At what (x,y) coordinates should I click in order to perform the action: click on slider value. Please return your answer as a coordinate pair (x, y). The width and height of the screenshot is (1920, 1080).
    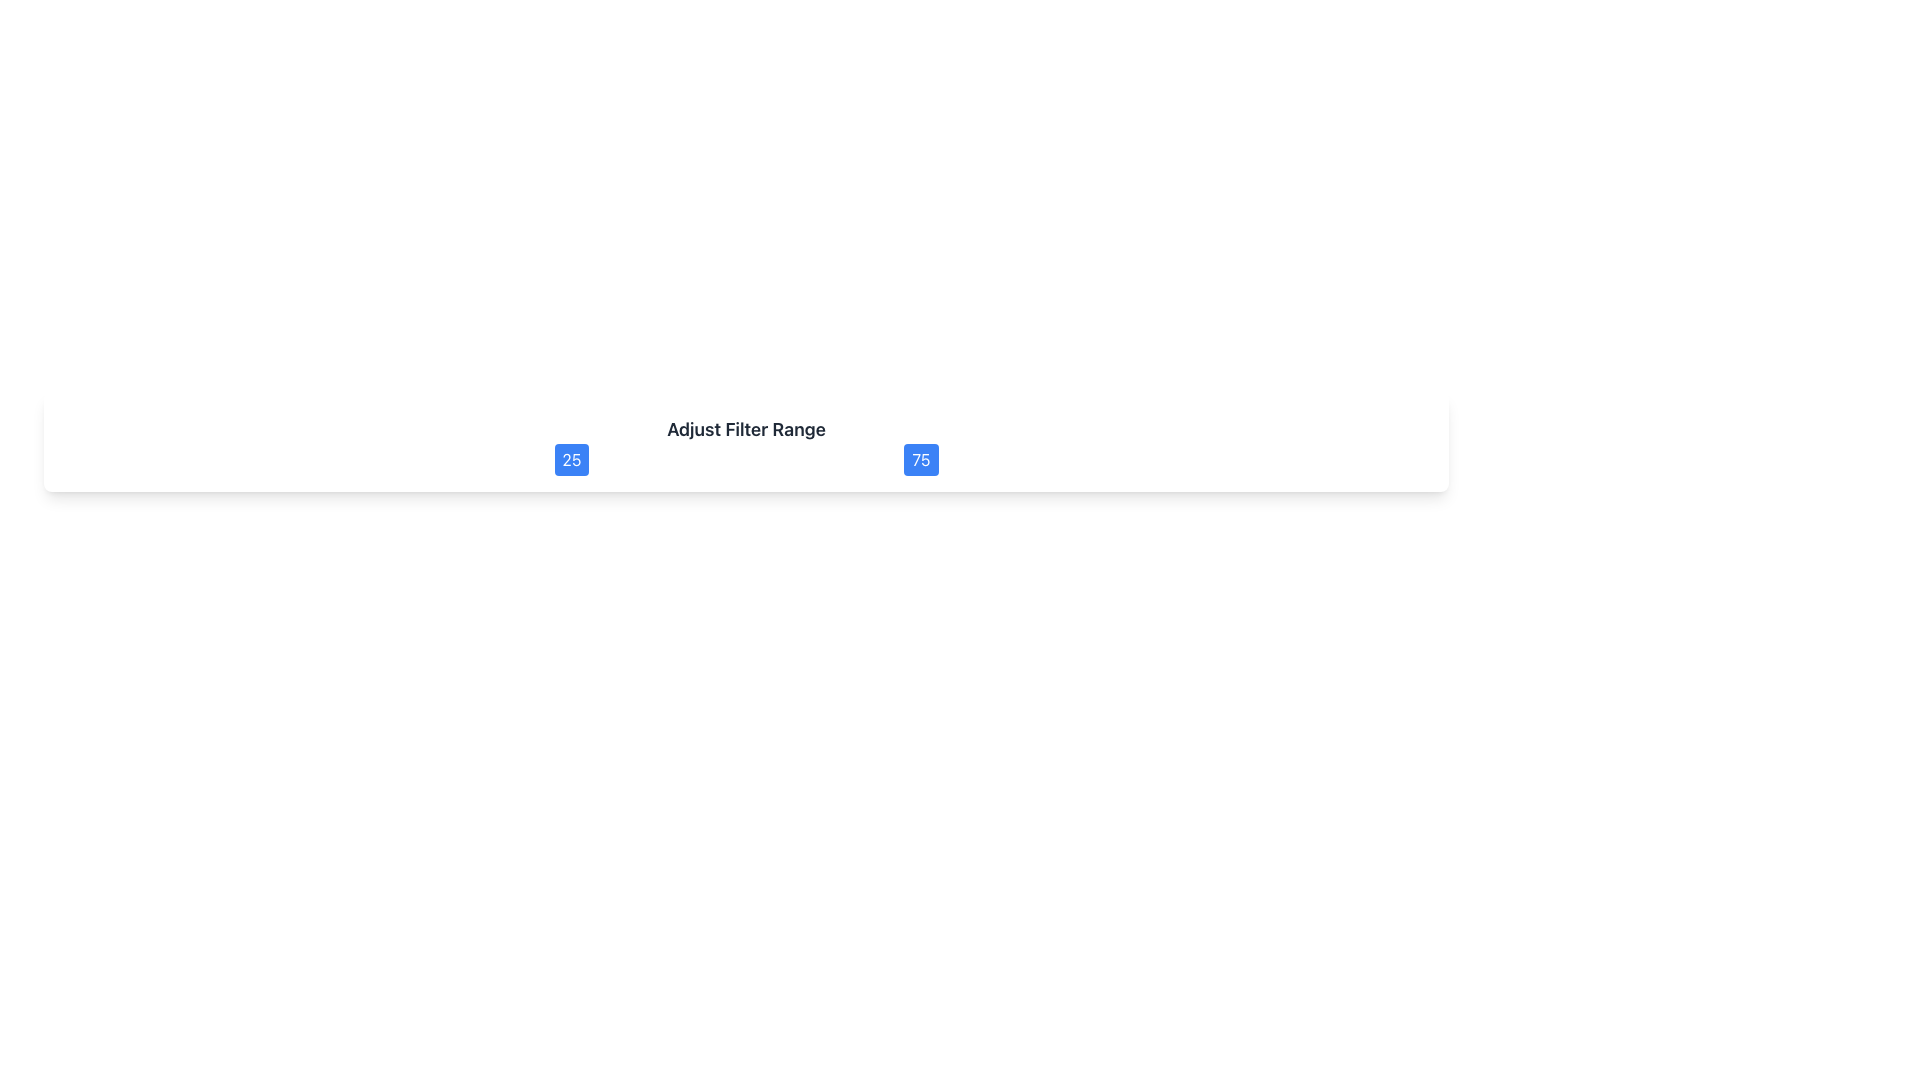
    Looking at the image, I should click on (870, 470).